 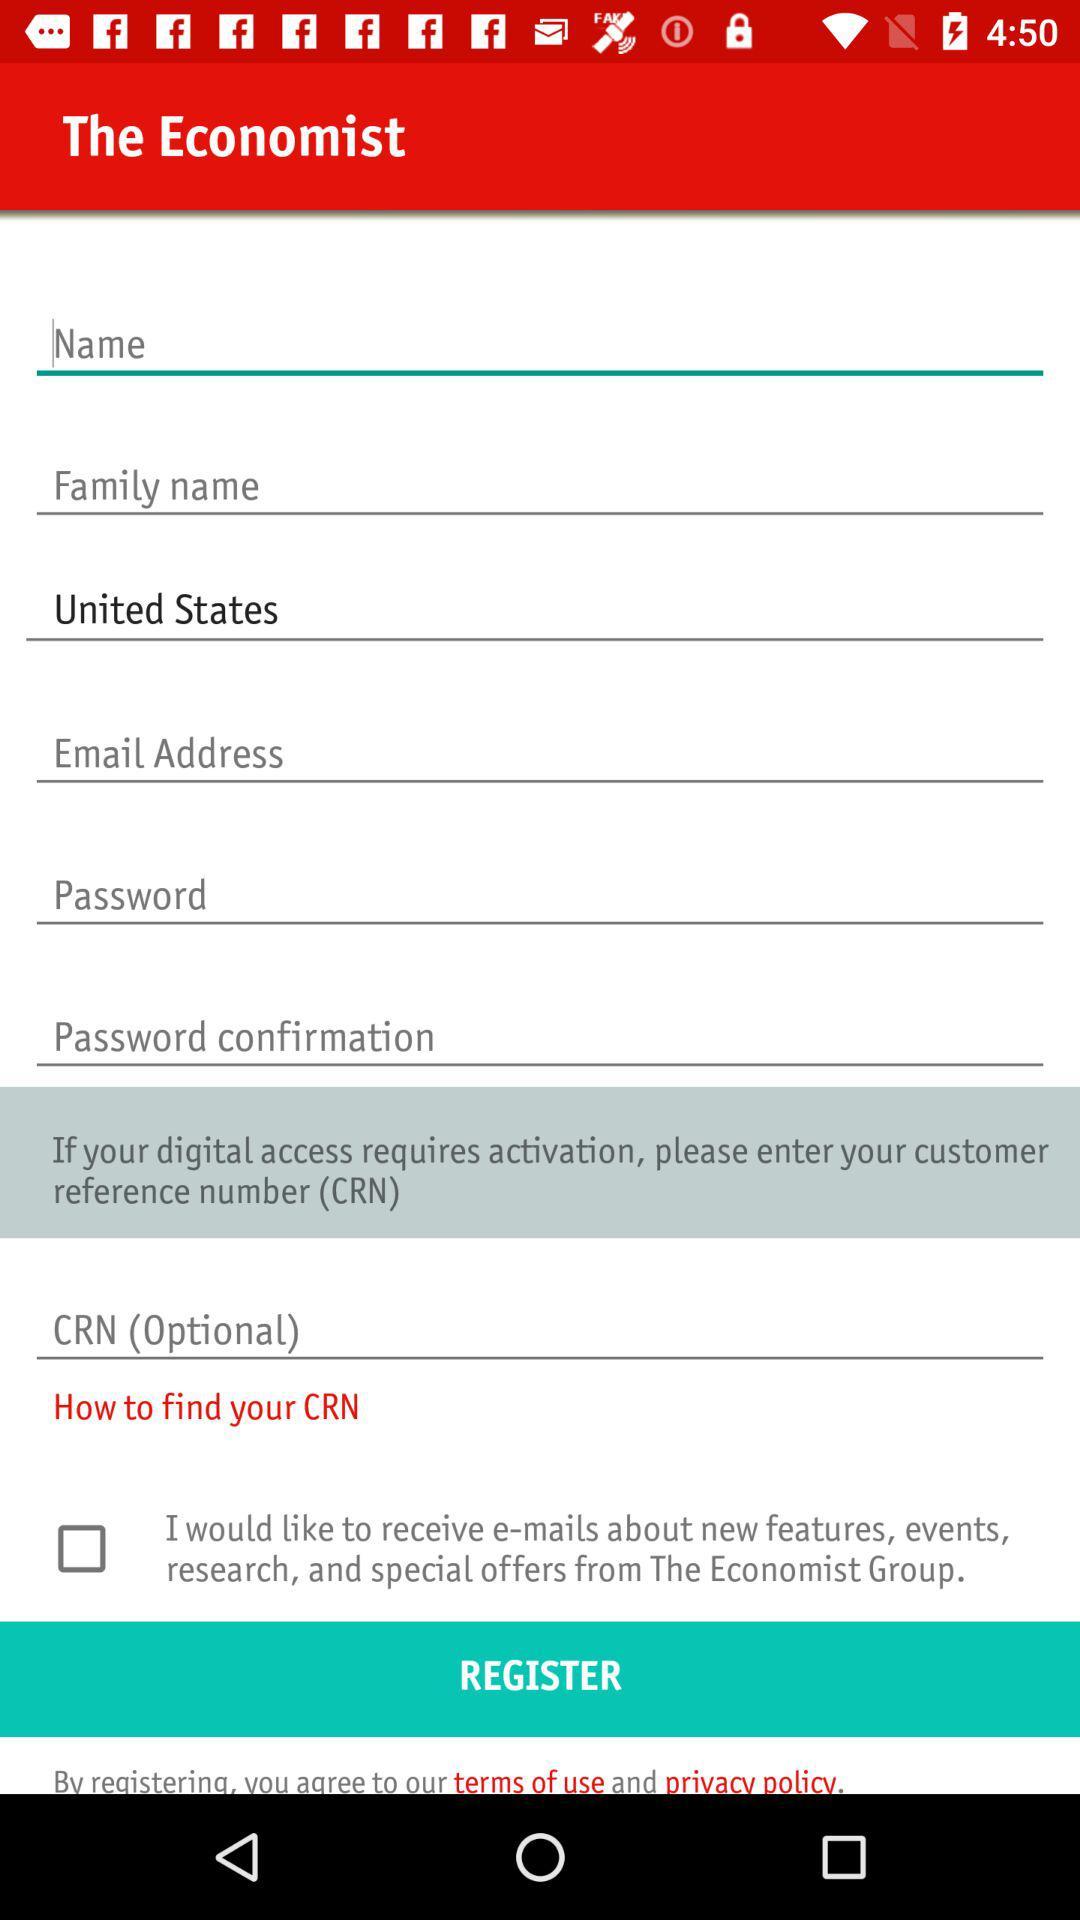 What do you see at coordinates (598, 1560) in the screenshot?
I see `the i would like` at bounding box center [598, 1560].